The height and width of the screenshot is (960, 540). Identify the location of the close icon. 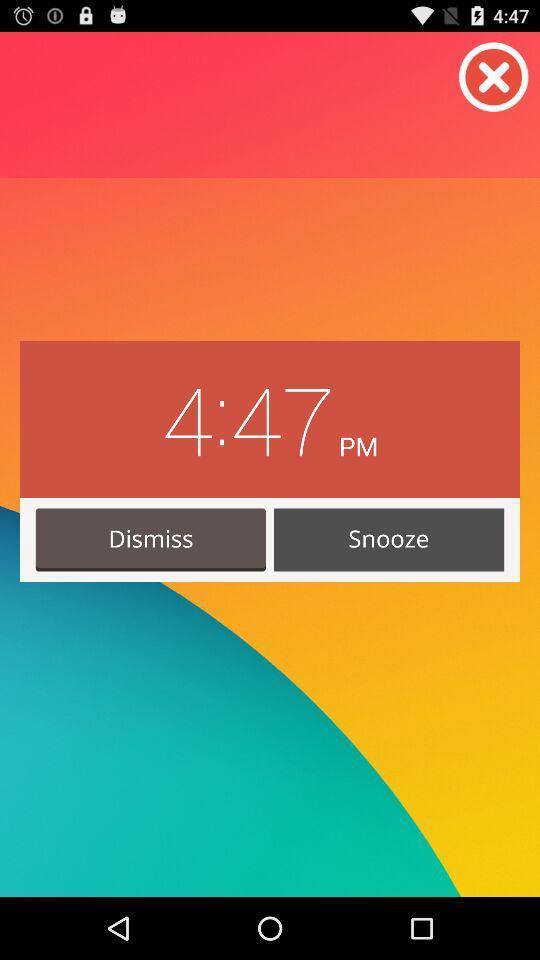
(493, 82).